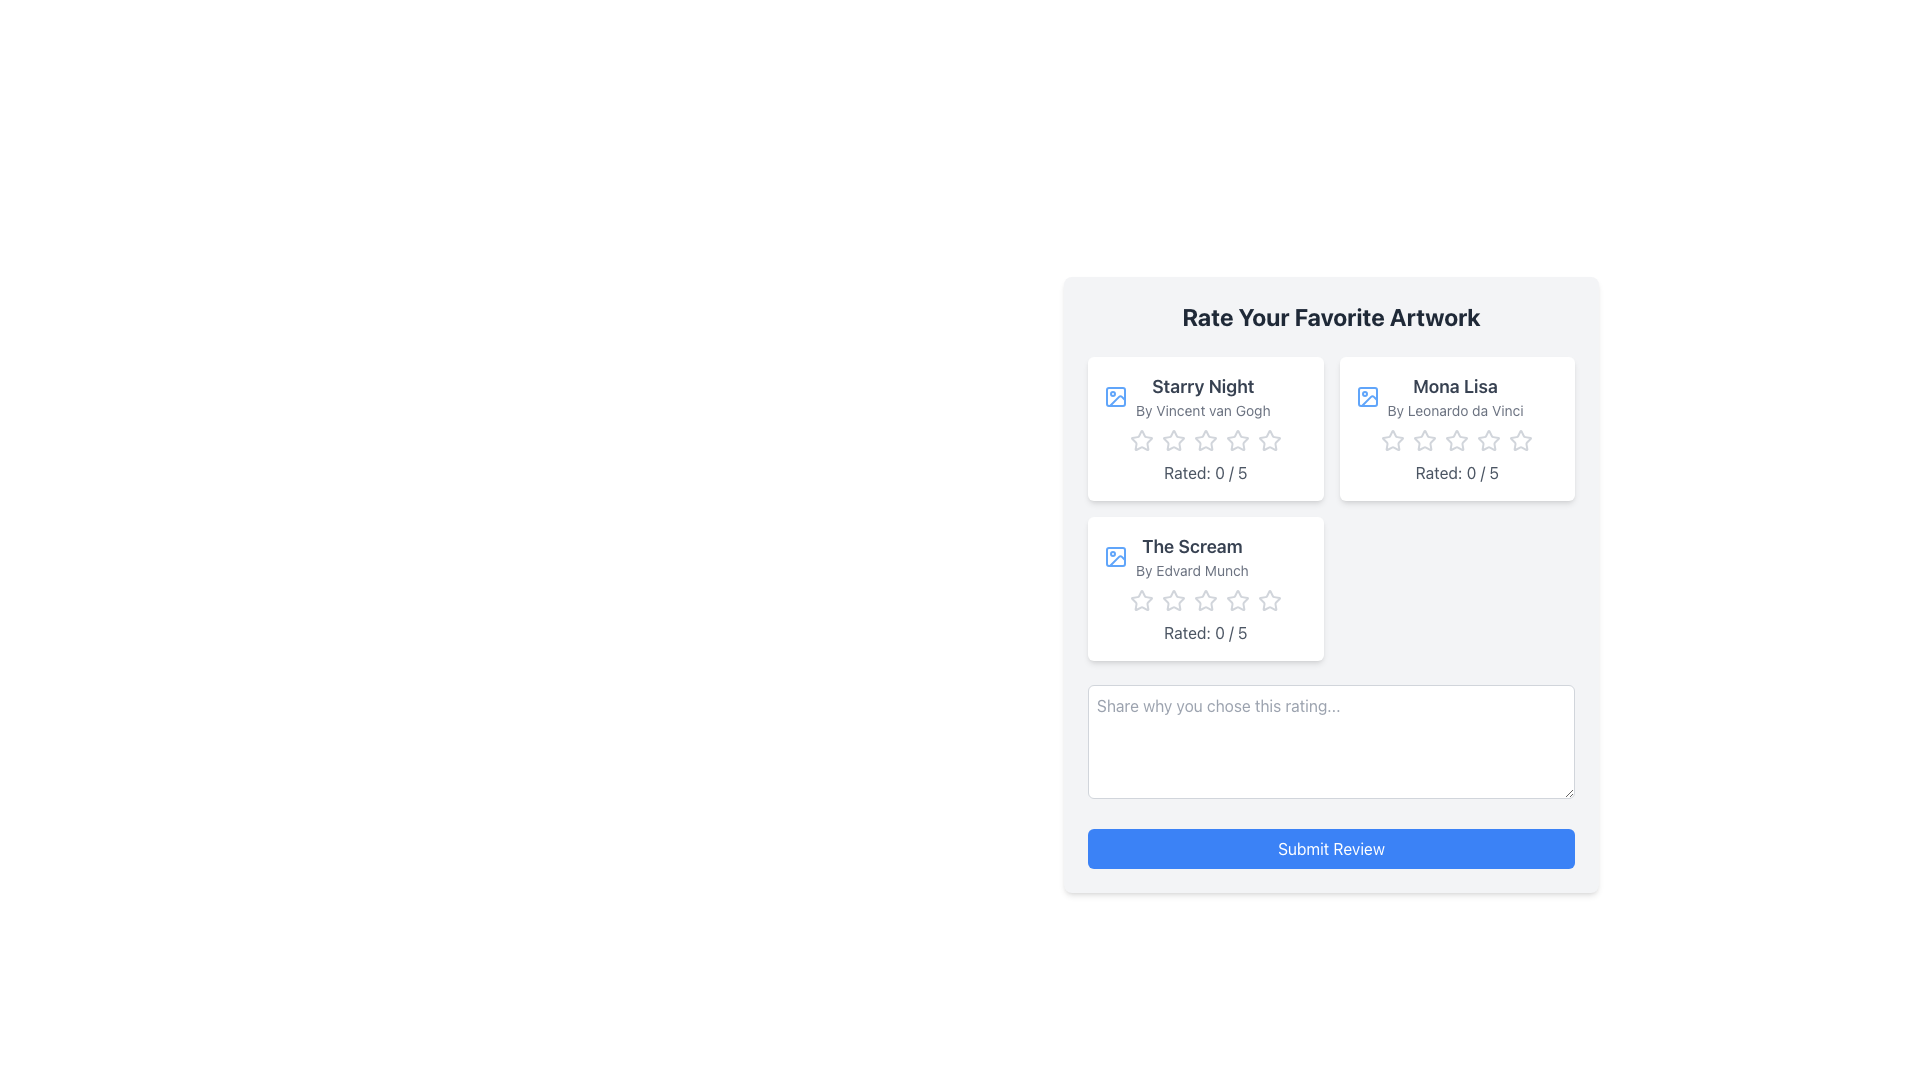 The height and width of the screenshot is (1080, 1920). Describe the element at coordinates (1424, 439) in the screenshot. I see `the second star icon in the rating system for the 'Mona Lisa' artwork to set the rating` at that location.